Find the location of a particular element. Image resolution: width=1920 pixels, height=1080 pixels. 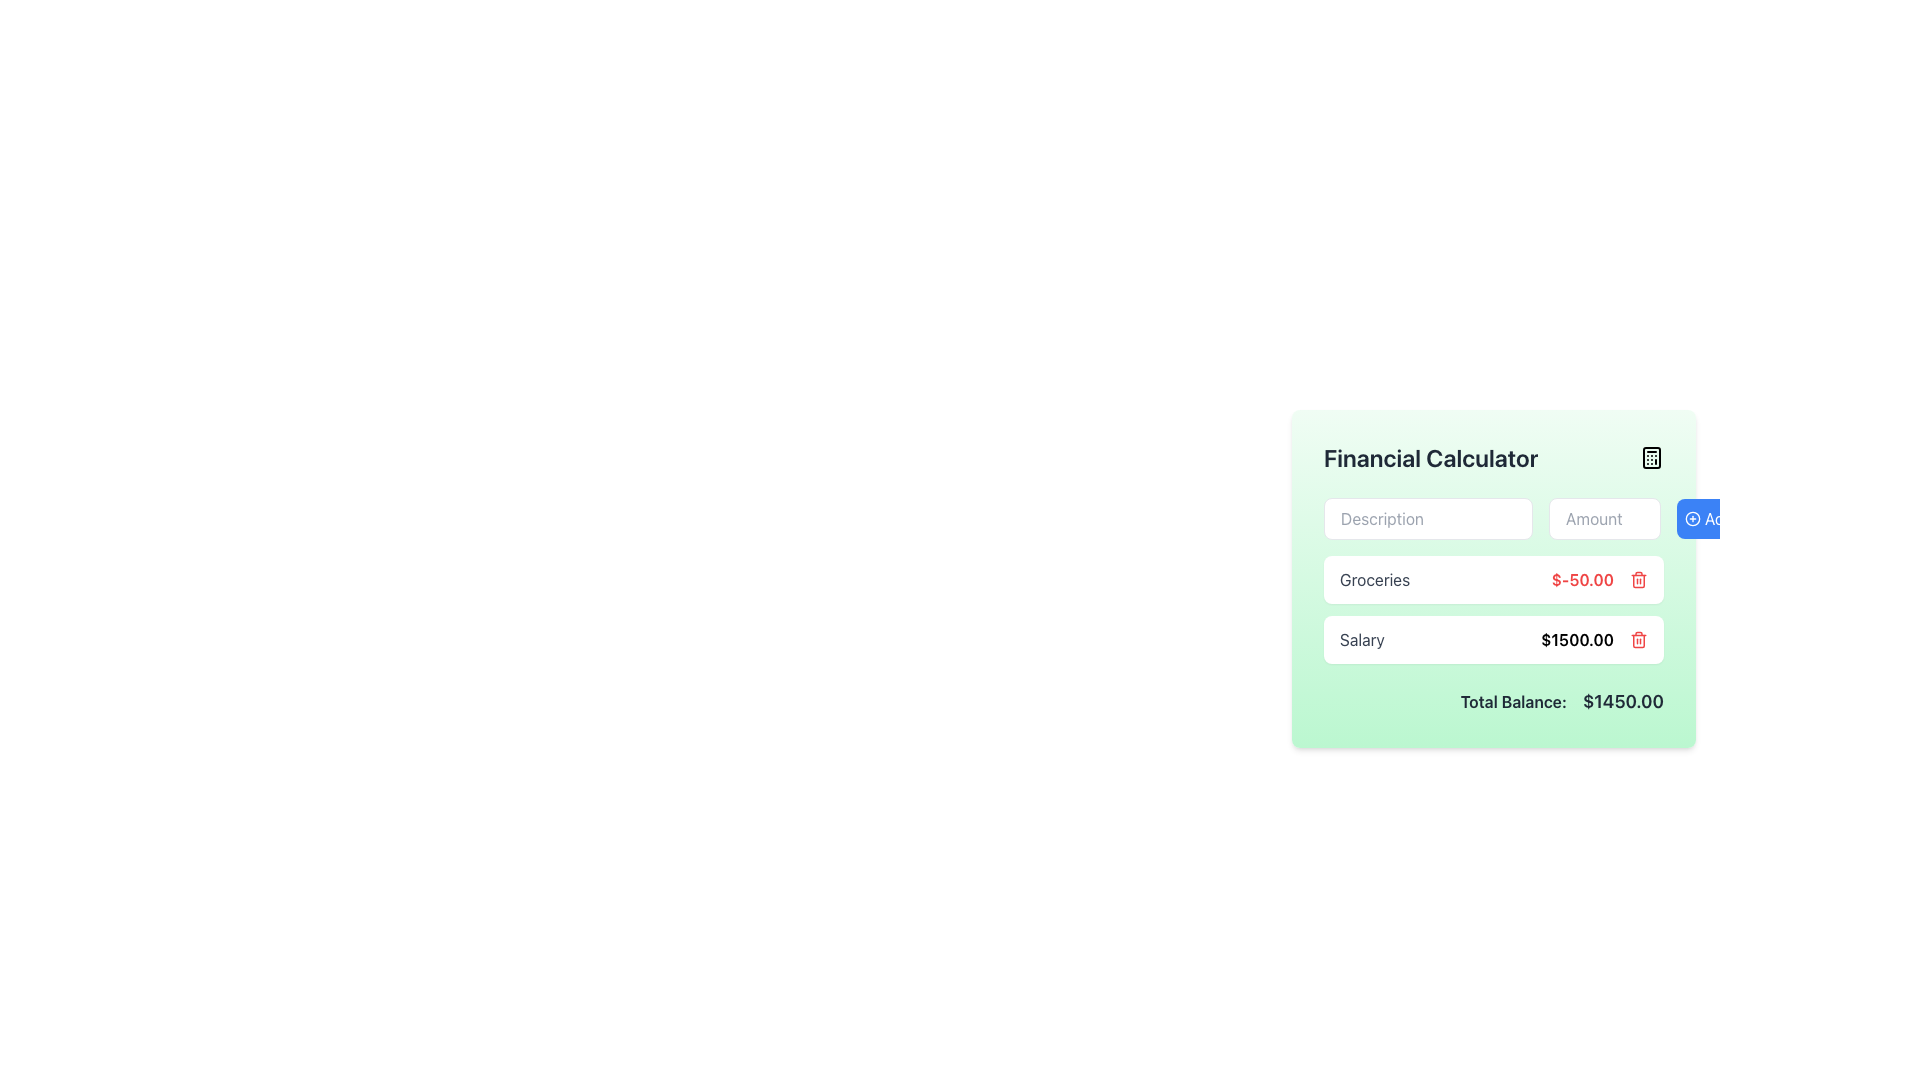

the red-colored, bolded text label displaying the monetary value '$-50.00' that is located to the right of the 'Groceries' label is located at coordinates (1598, 579).